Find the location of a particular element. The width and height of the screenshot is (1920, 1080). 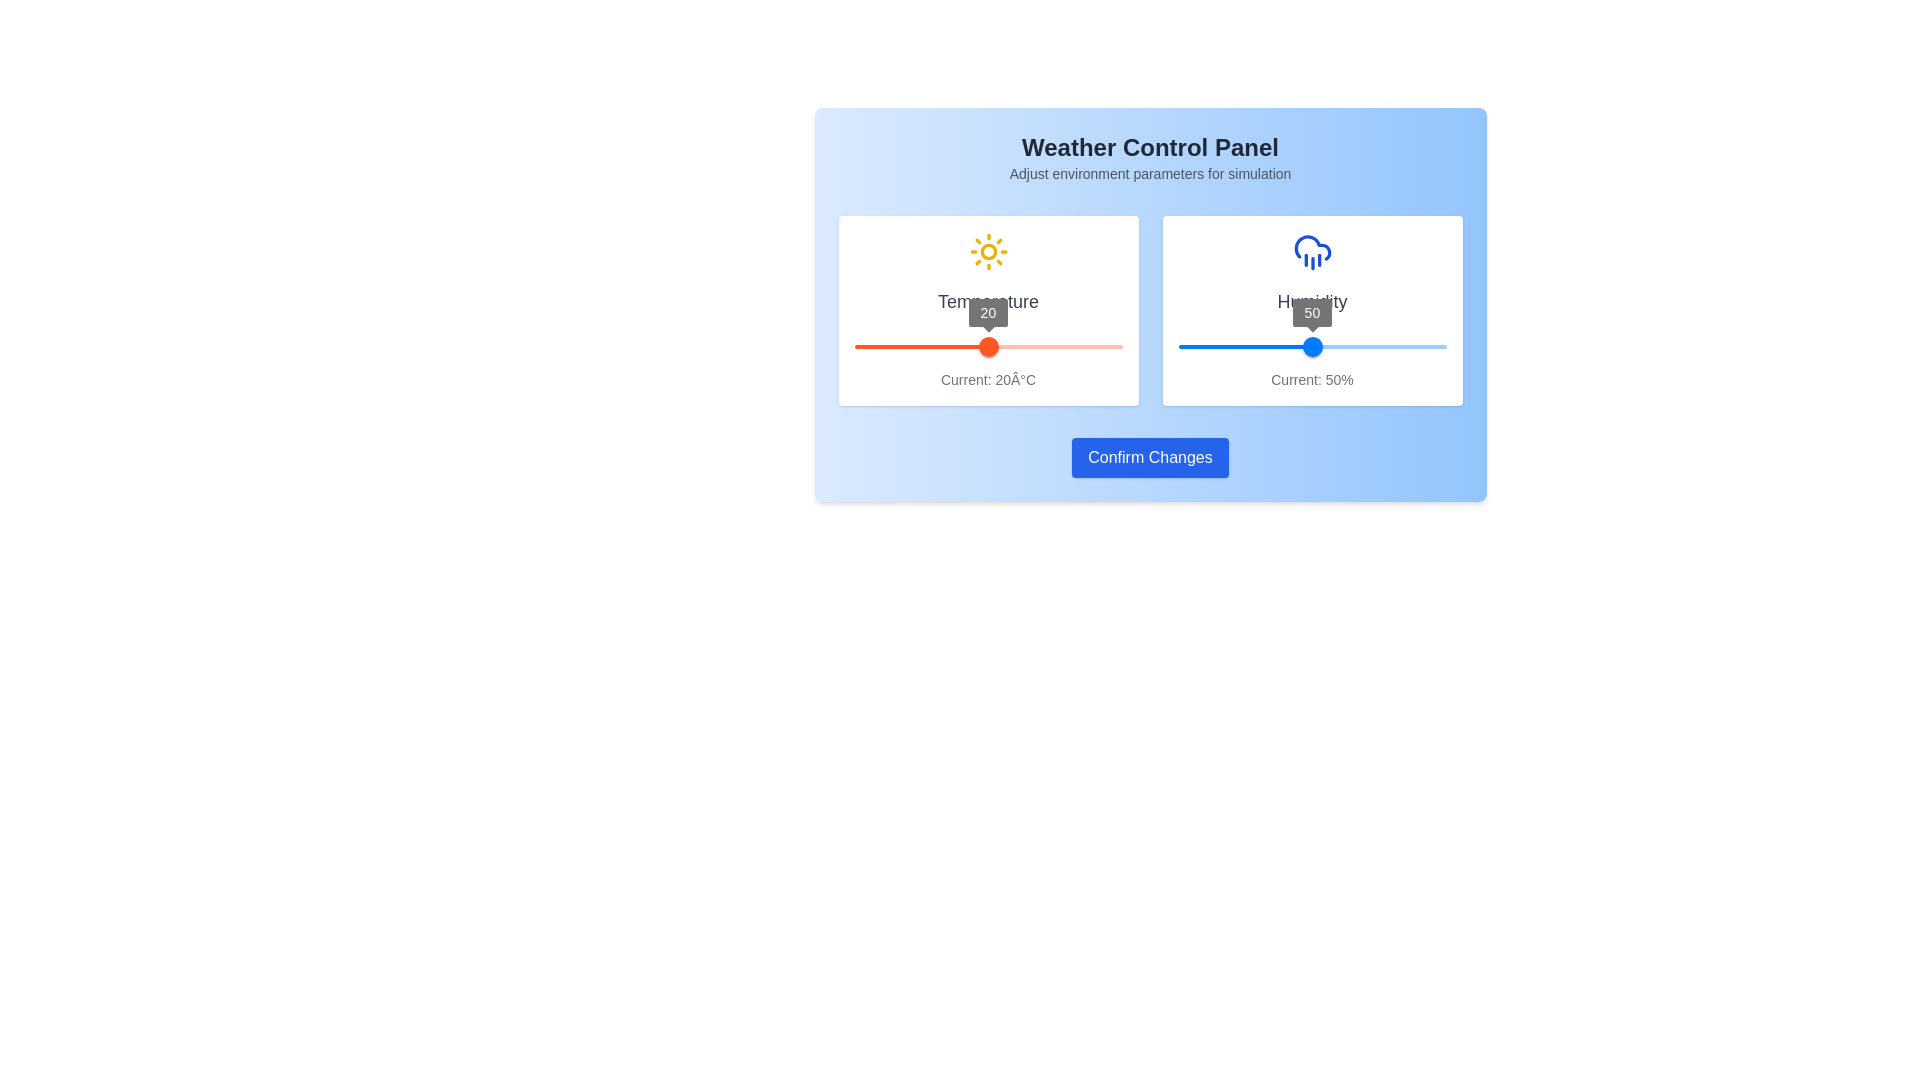

the small rectangular label displaying the number '20' in white text, which is situated above the red circular slider knob in the Temperature control interface of the Weather Control Panel is located at coordinates (988, 312).